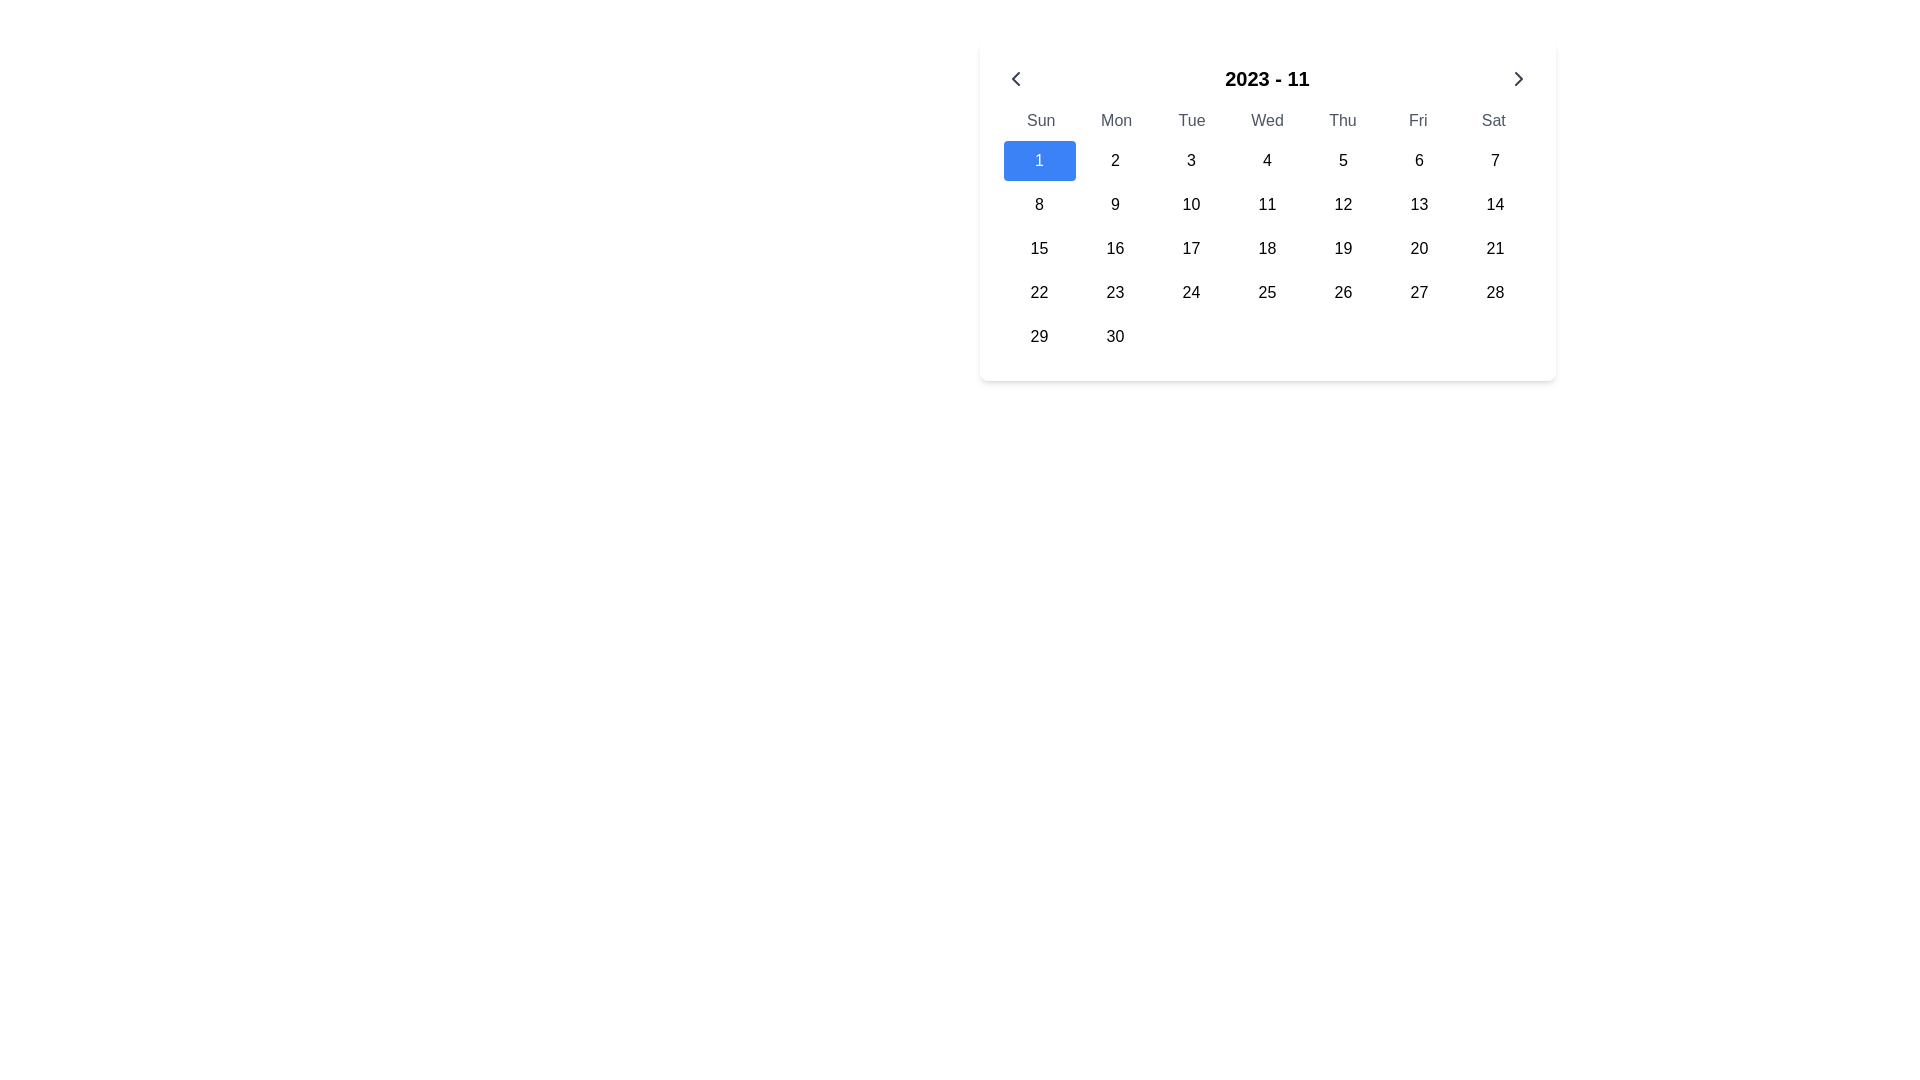  Describe the element at coordinates (1266, 120) in the screenshot. I see `the text label 'Wed' which is the fourth item in the row of abbreviated days of the week in the calendar component` at that location.